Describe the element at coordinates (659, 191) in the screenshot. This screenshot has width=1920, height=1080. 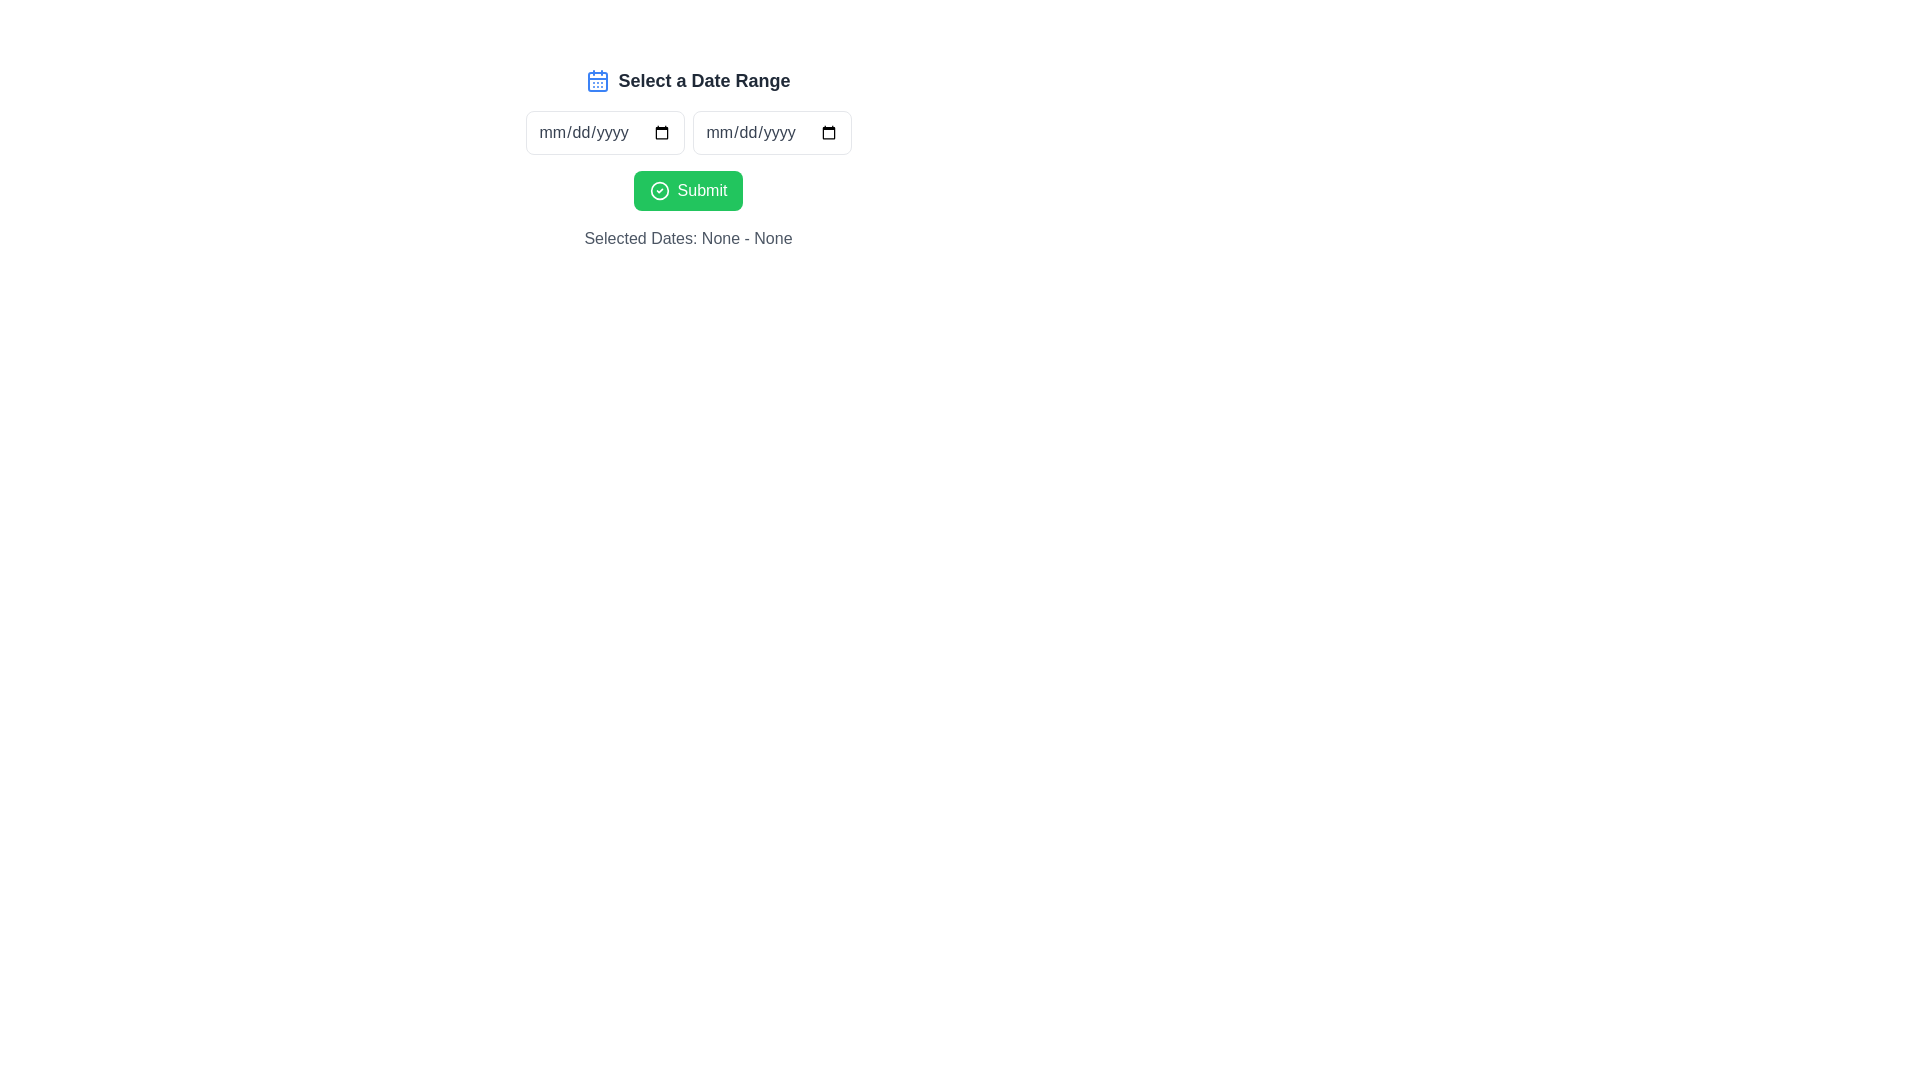
I see `the SVG circle element that is part of the circle-check icon located within the 'Submit' button` at that location.